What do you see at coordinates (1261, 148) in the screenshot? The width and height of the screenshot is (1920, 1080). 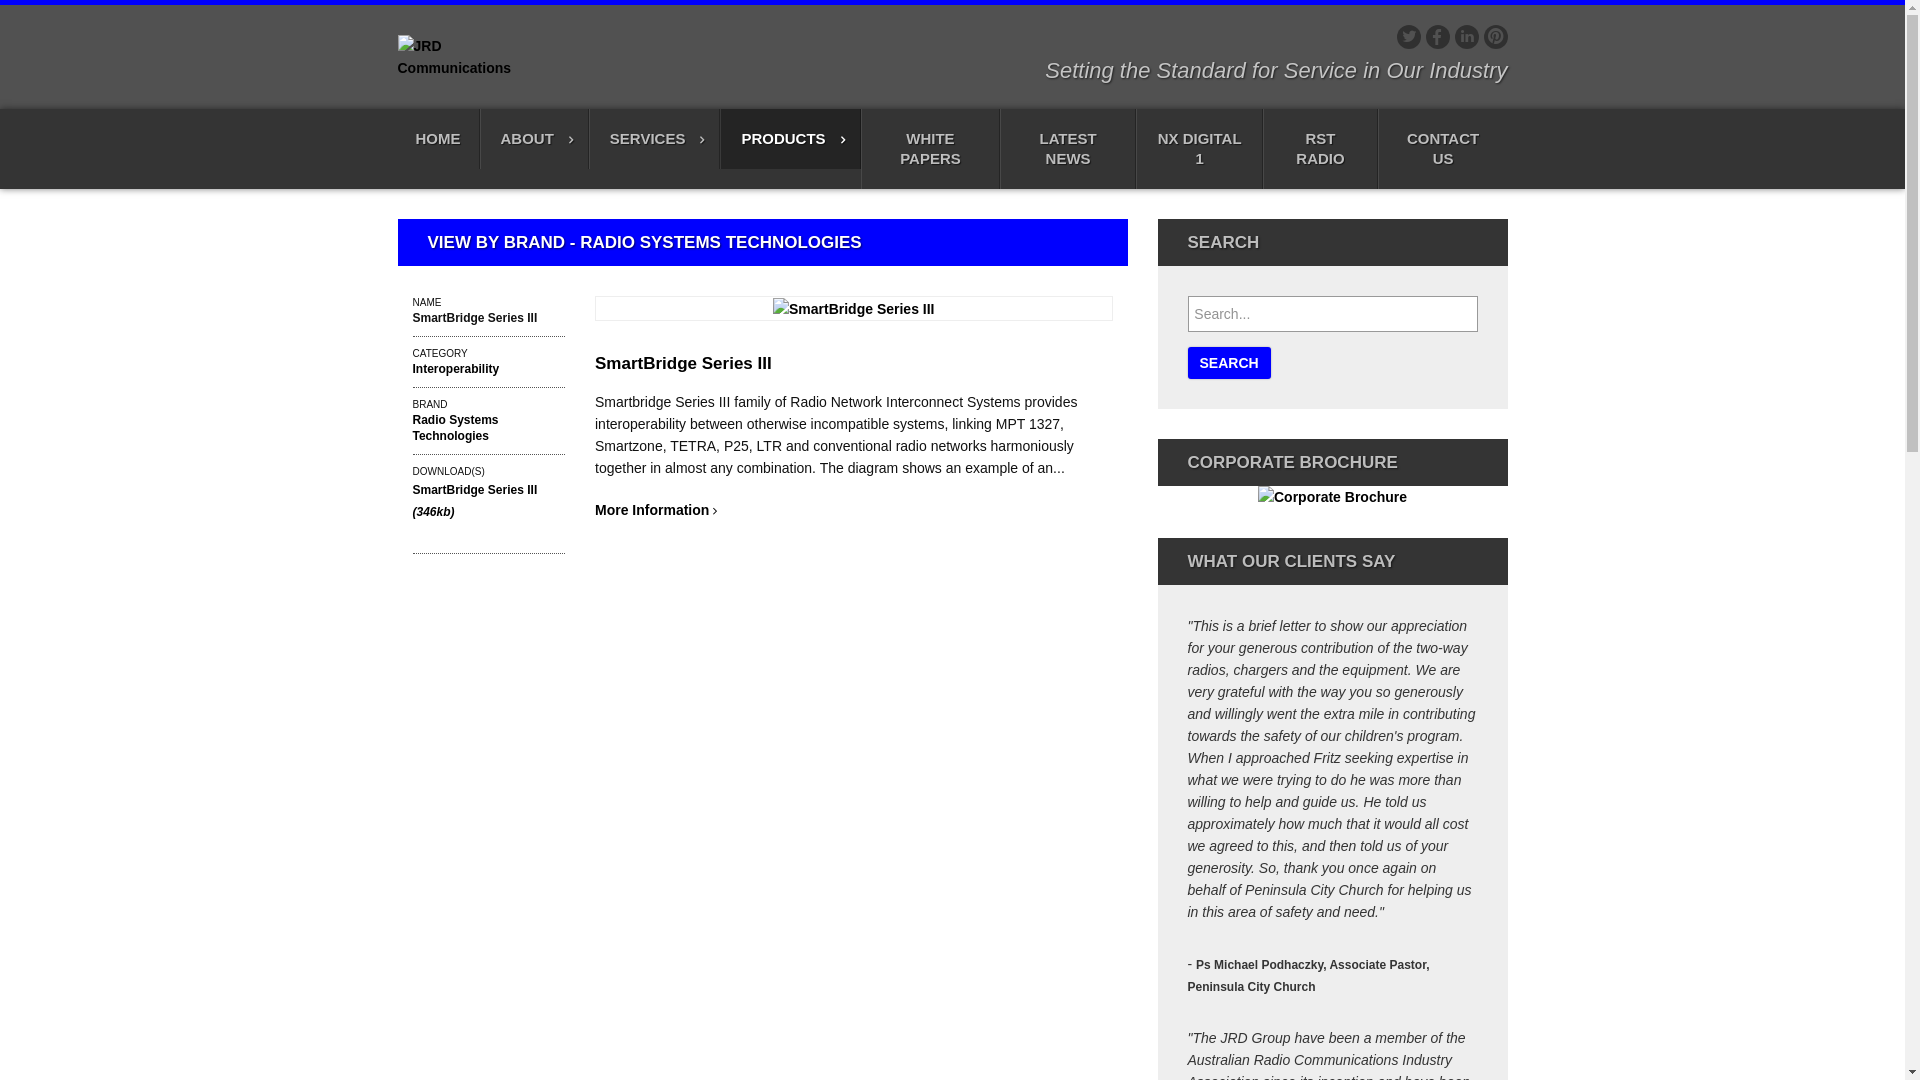 I see `'RST RADIO'` at bounding box center [1261, 148].